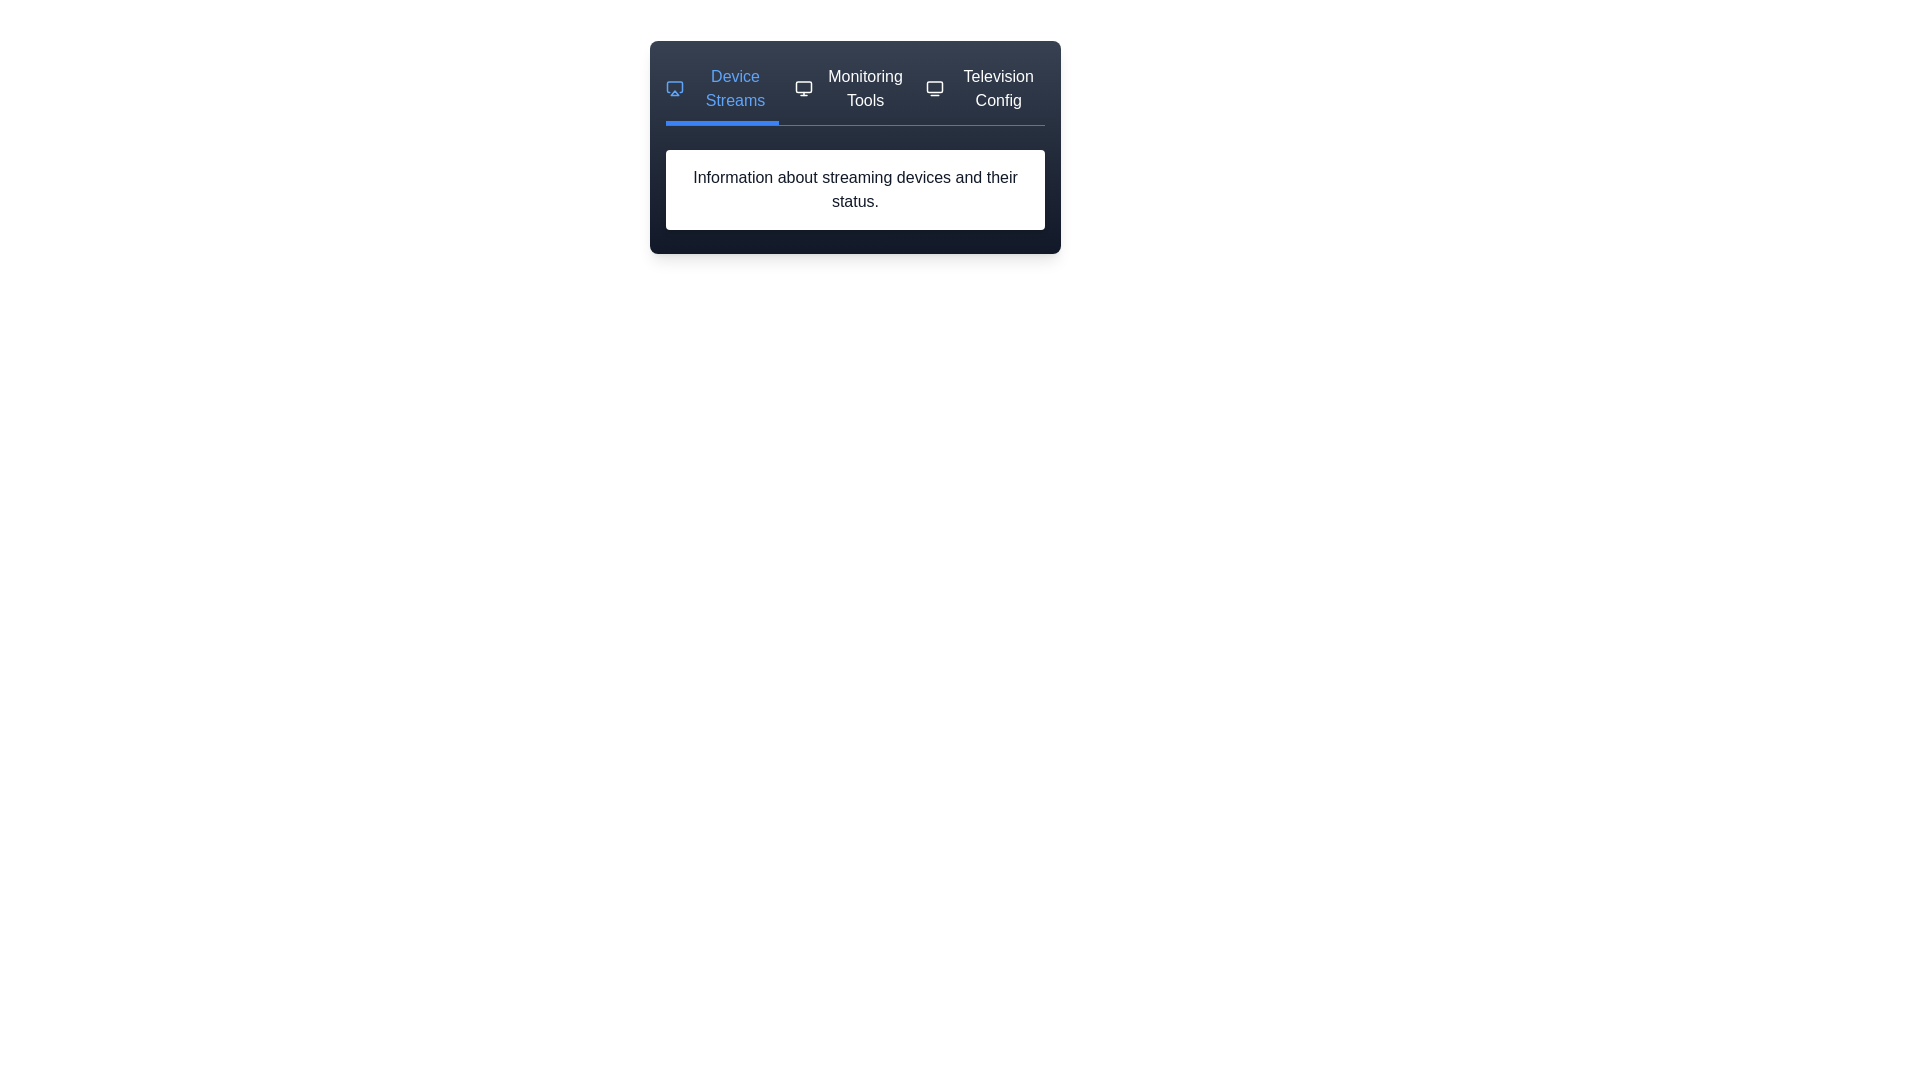 This screenshot has width=1920, height=1080. I want to click on the icon next to the tab labeled Monitoring Tools, so click(802, 87).